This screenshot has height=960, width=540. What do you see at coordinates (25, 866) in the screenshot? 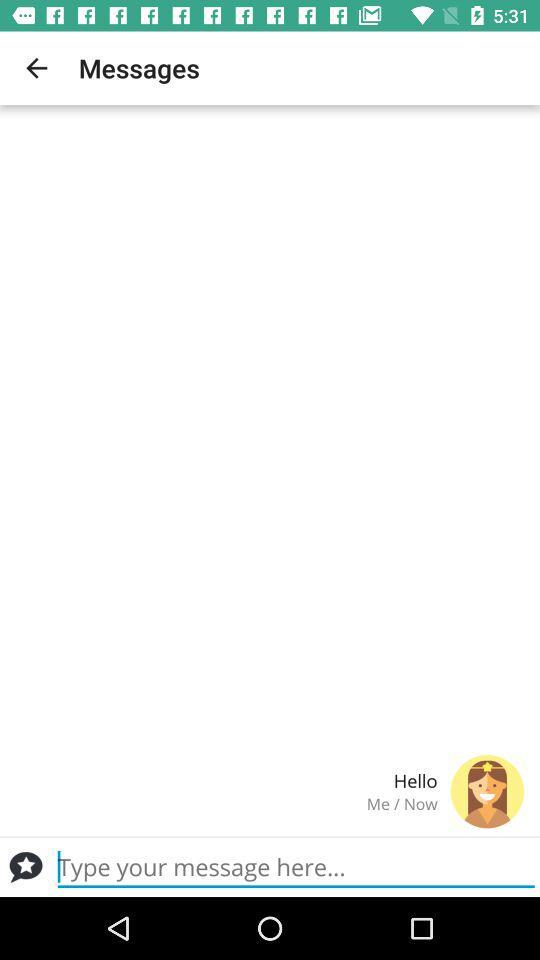
I see `type a message box` at bounding box center [25, 866].